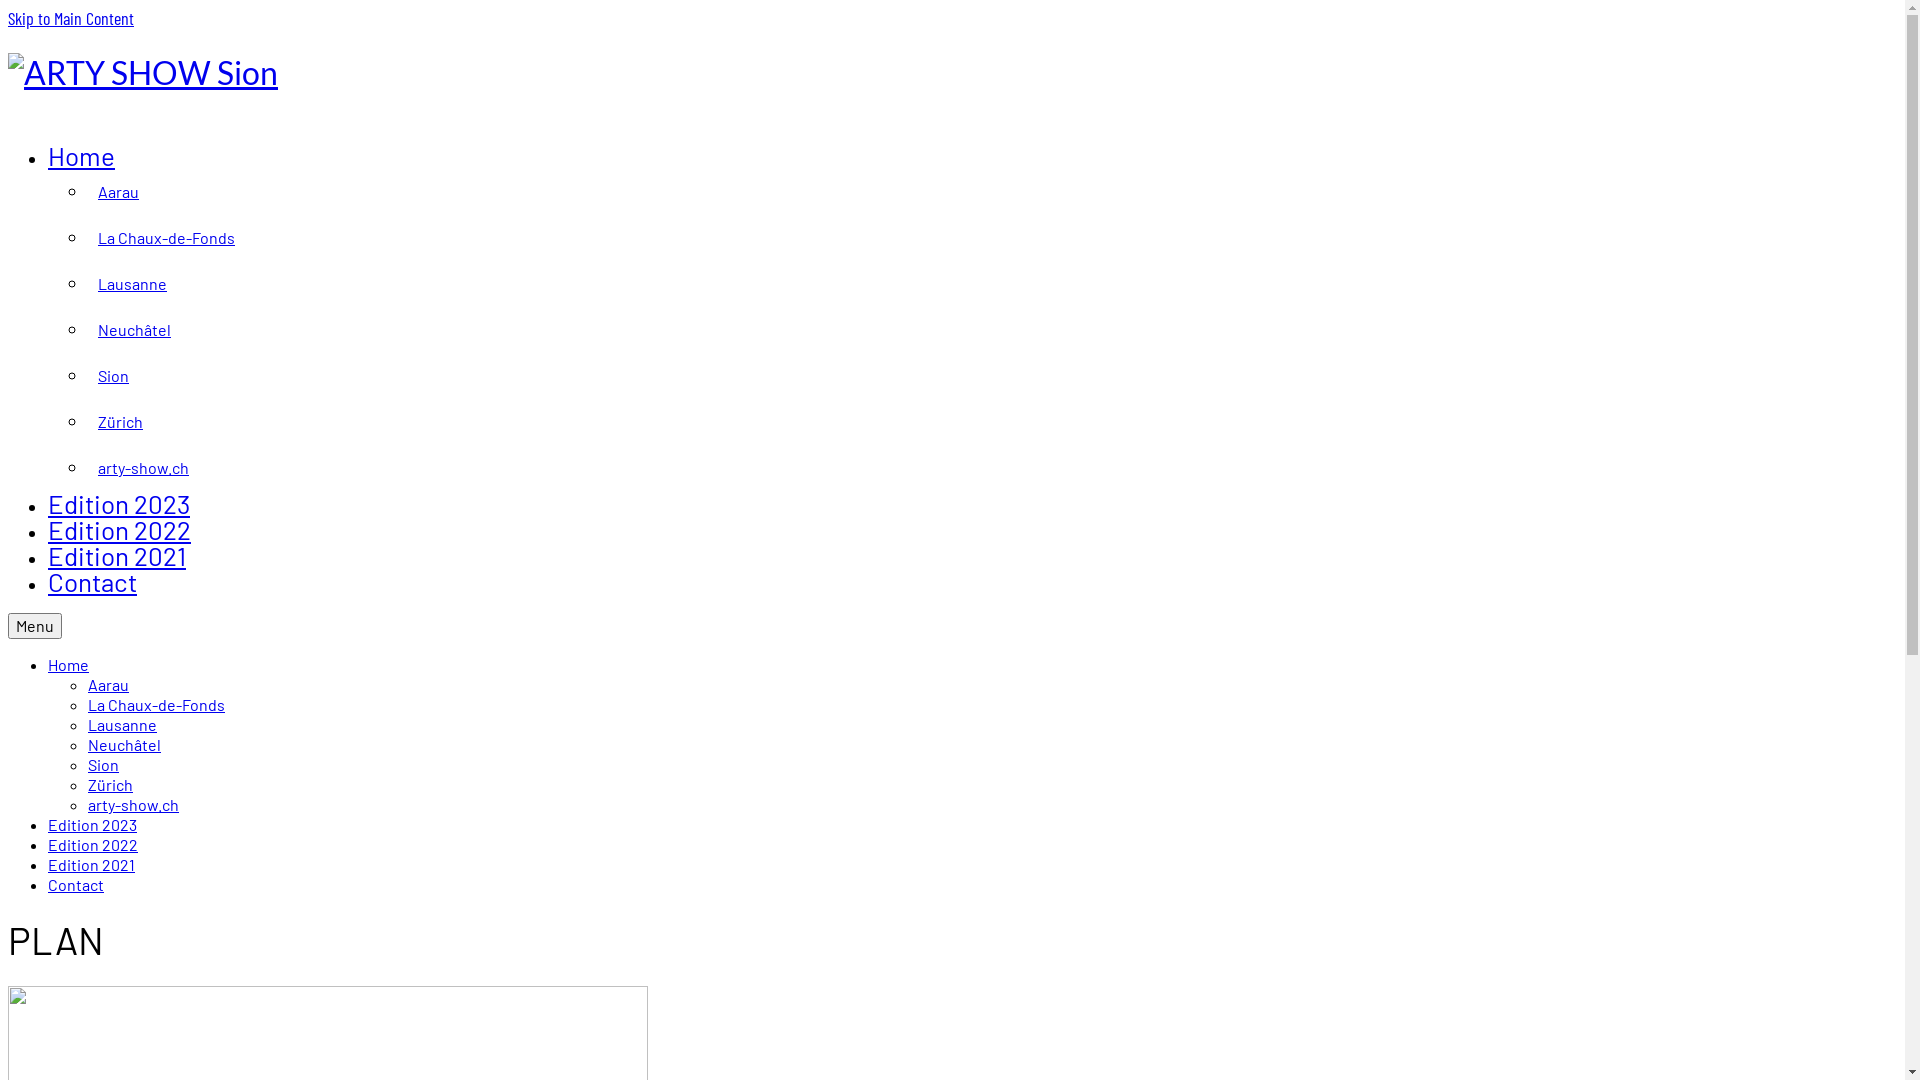  I want to click on 'arty-show.ch', so click(86, 803).